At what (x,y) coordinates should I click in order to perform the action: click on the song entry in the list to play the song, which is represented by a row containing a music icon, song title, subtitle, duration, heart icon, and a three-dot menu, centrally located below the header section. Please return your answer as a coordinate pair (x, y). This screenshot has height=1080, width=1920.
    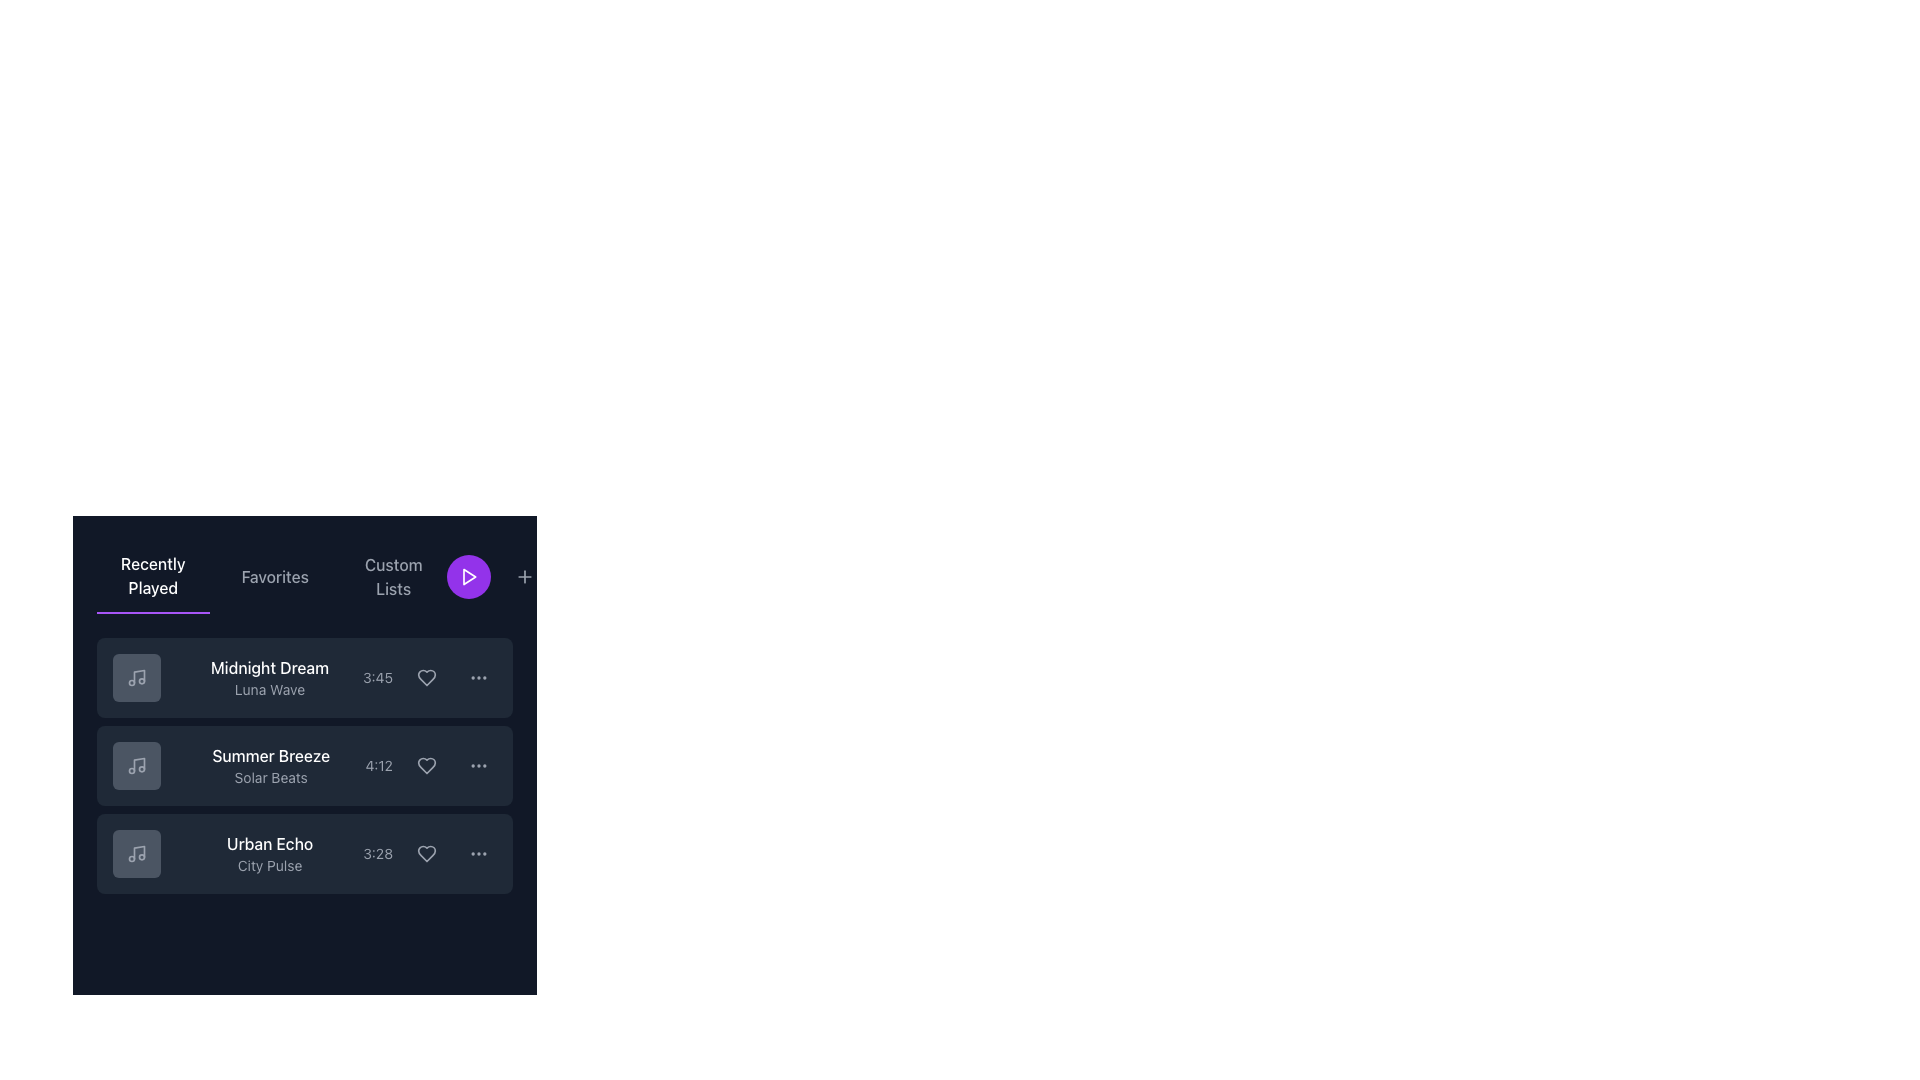
    Looking at the image, I should click on (304, 743).